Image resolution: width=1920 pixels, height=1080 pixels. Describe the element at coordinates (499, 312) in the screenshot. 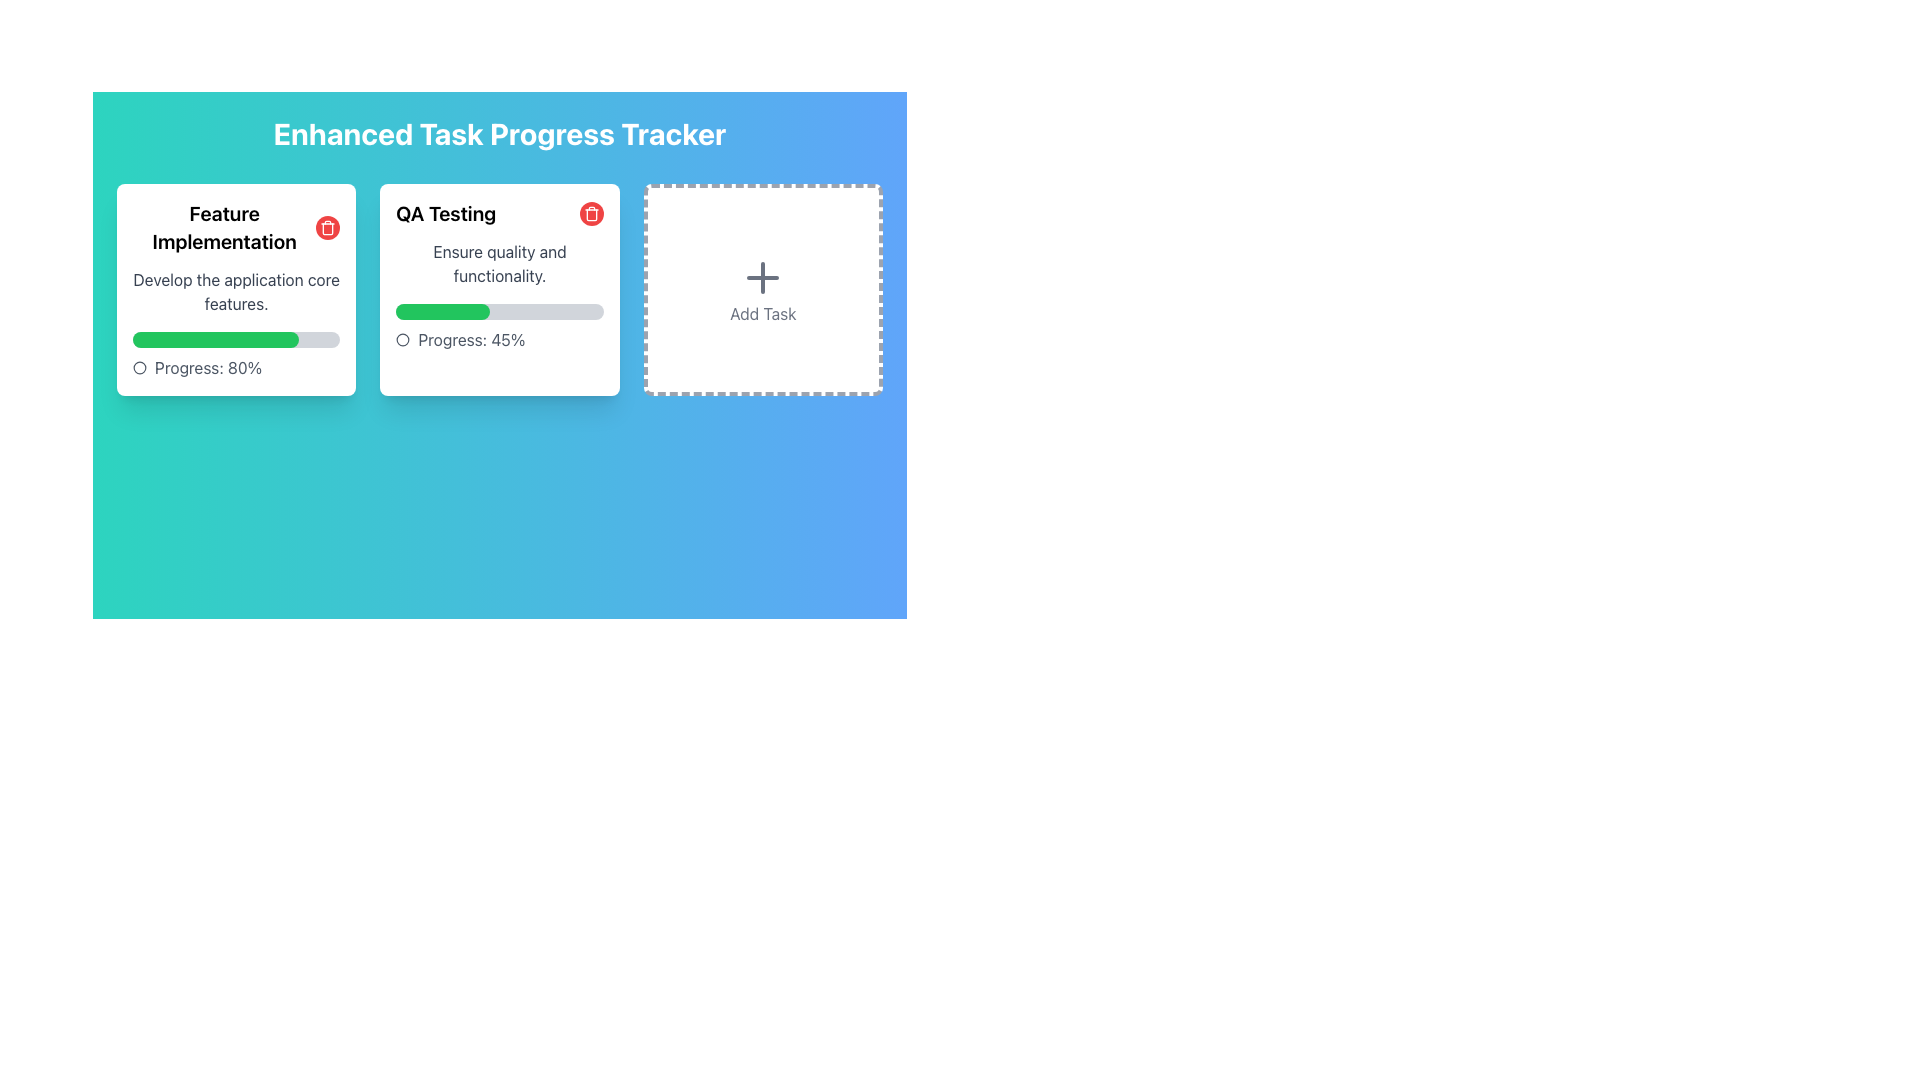

I see `the progress bar within the 'QA Testing' card, which is styled with a gray background and has a green-filled section indicating 45% progress` at that location.